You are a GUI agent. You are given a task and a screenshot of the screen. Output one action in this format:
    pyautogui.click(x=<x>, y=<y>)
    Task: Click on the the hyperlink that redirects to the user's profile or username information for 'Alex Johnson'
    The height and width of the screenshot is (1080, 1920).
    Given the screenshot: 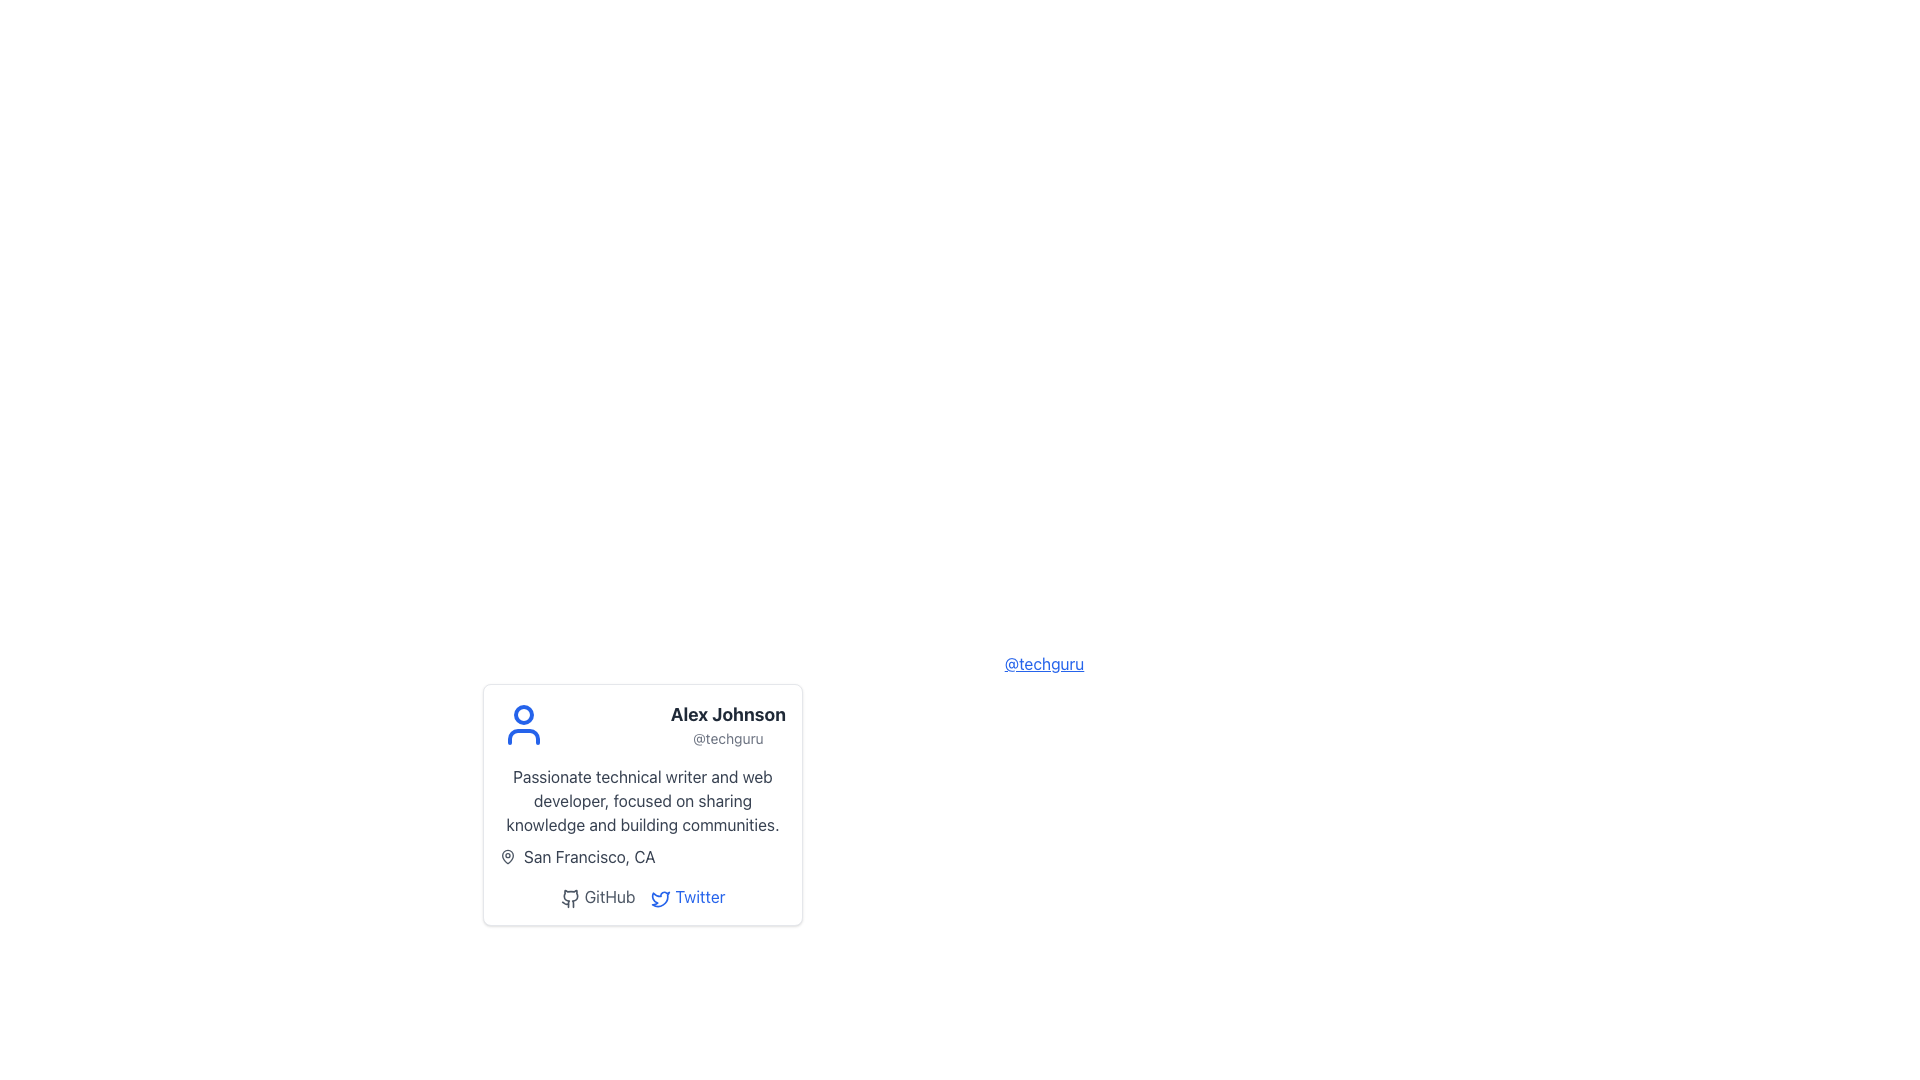 What is the action you would take?
    pyautogui.click(x=1043, y=663)
    